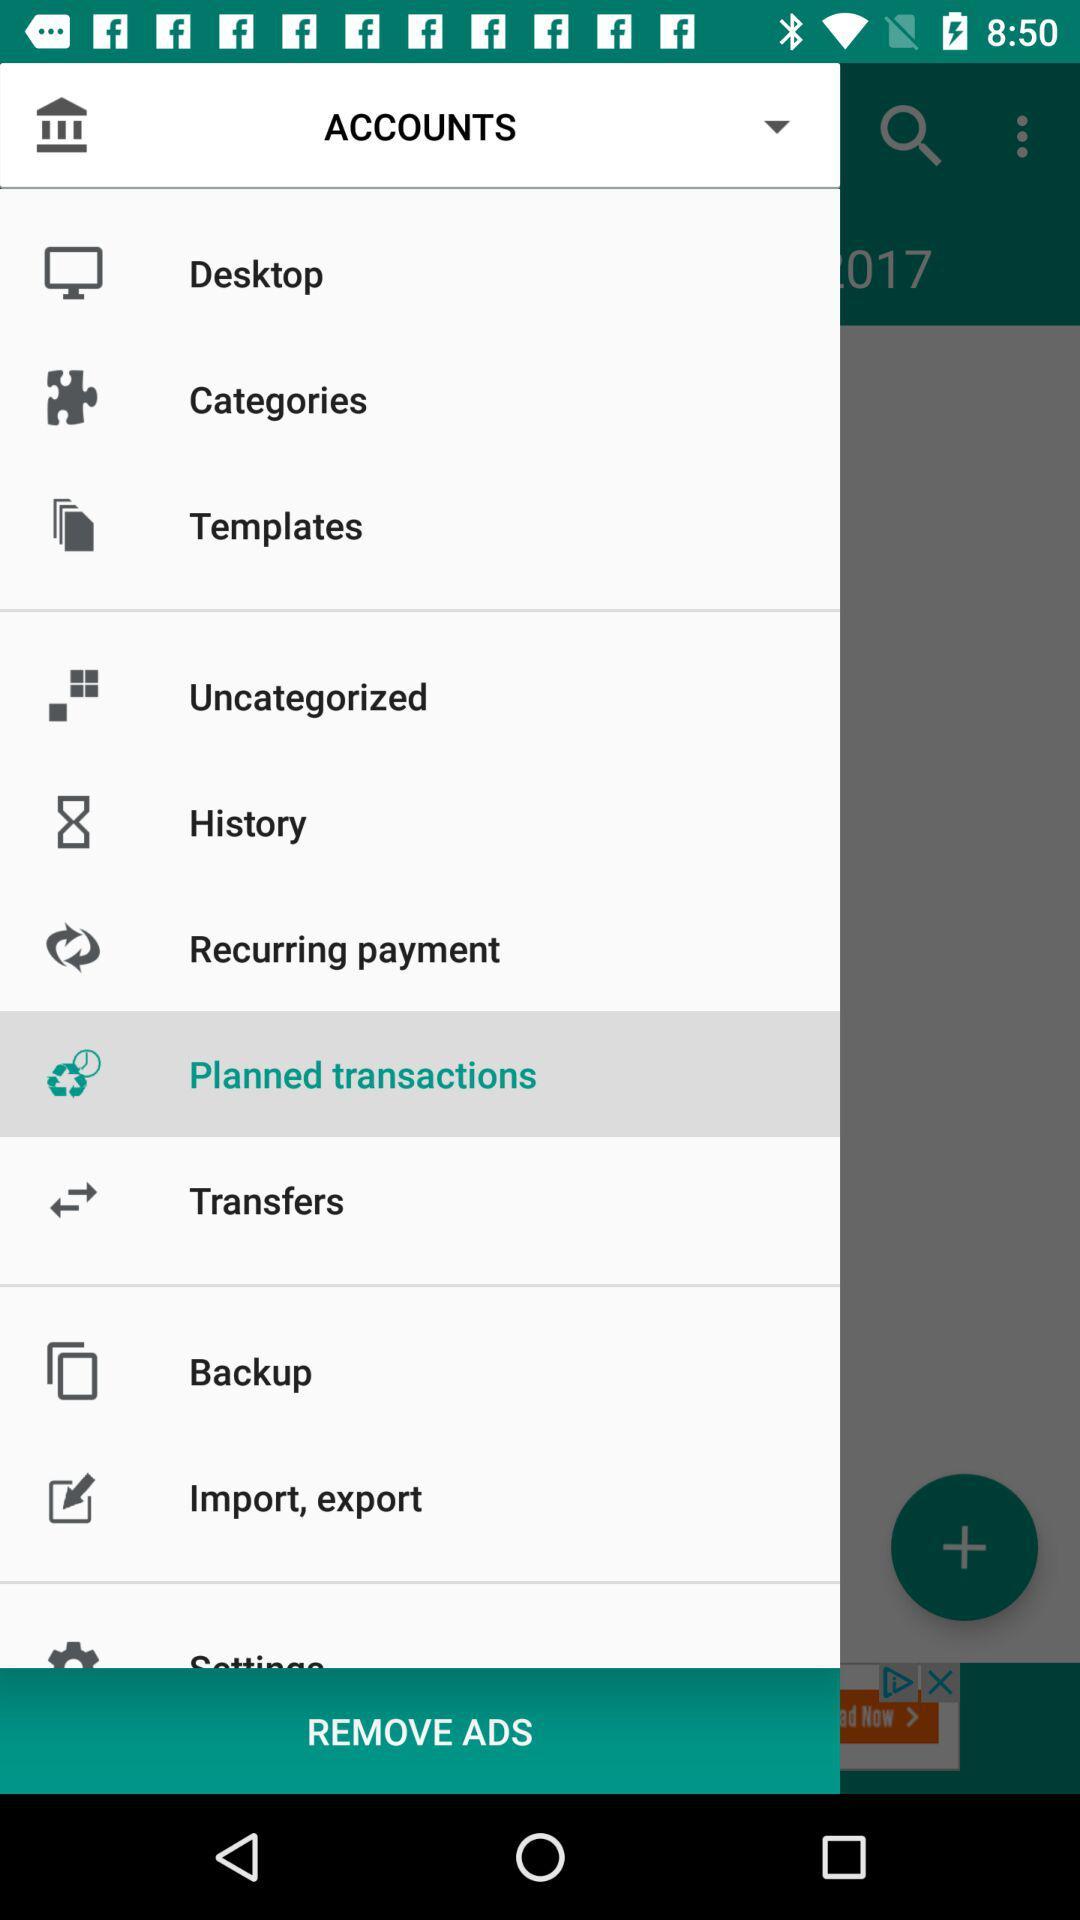  Describe the element at coordinates (963, 1546) in the screenshot. I see `the item at the bottom right corner` at that location.